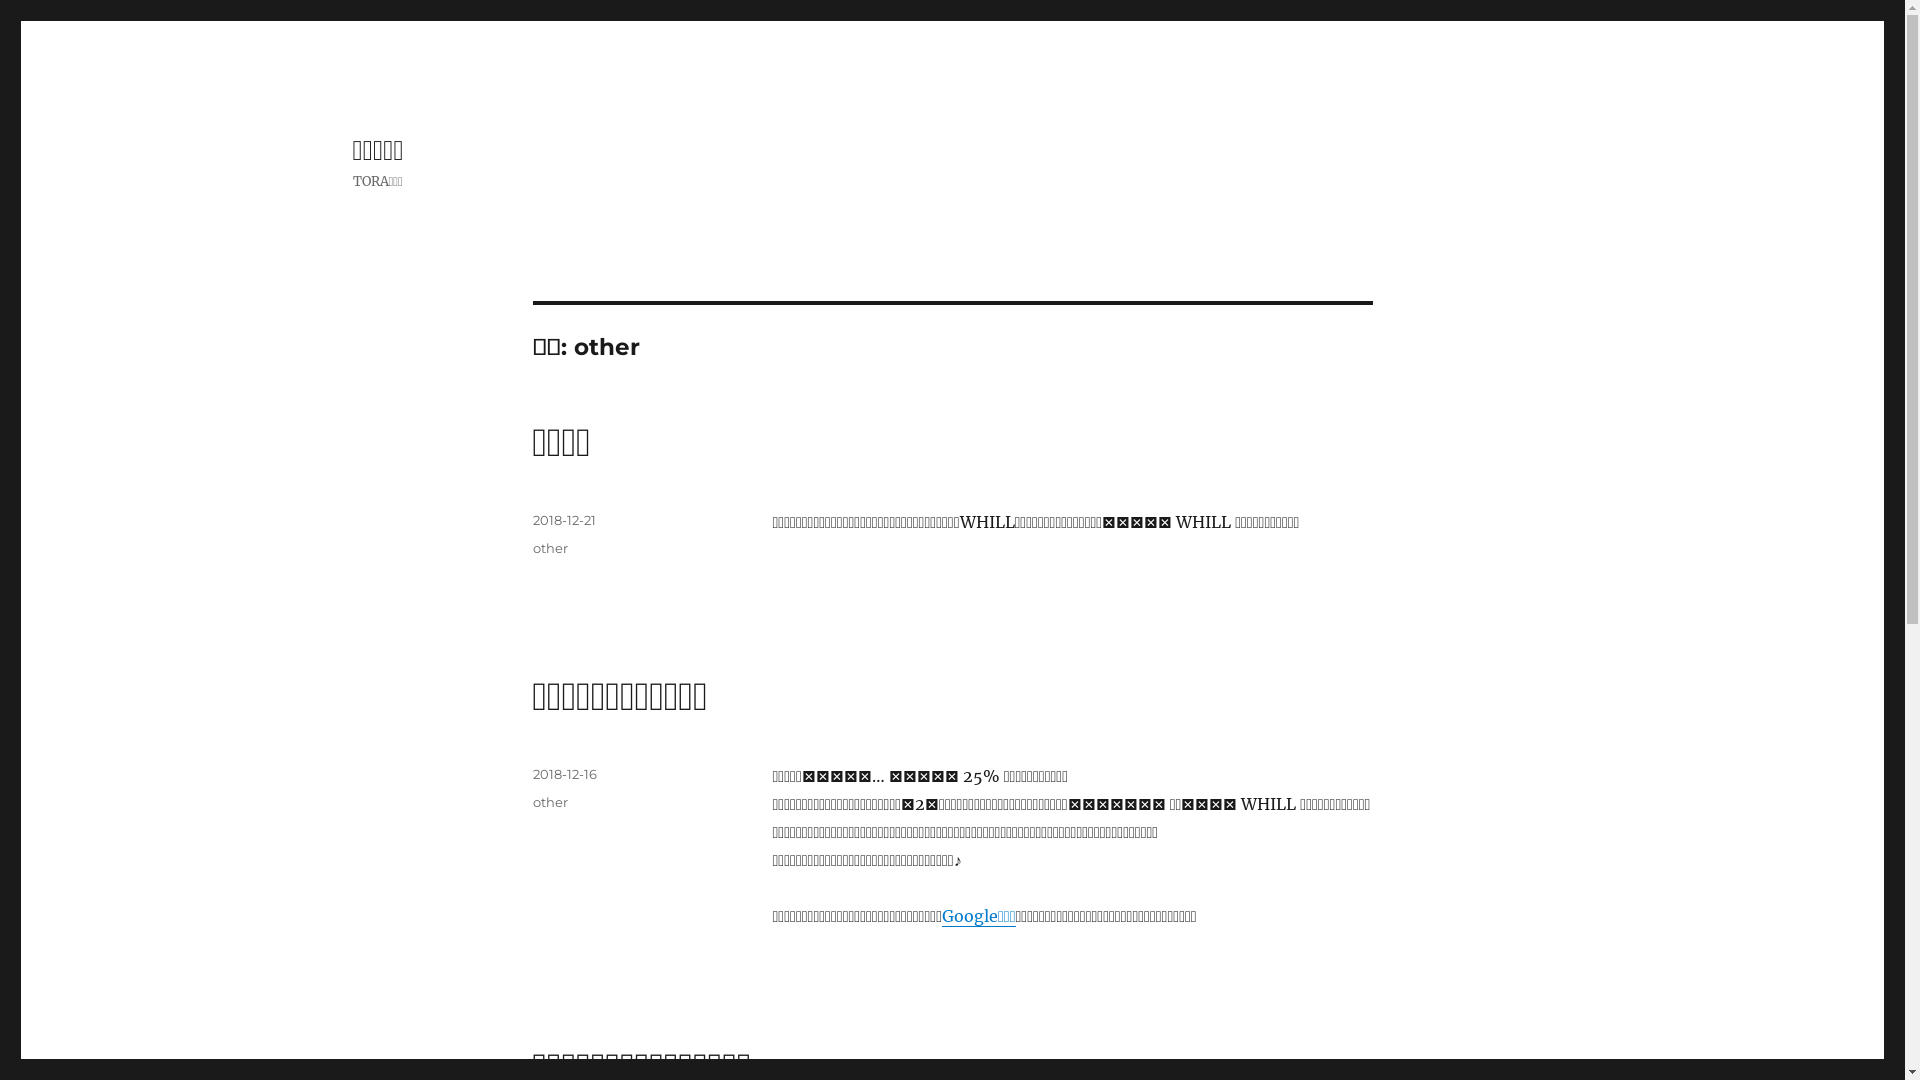 This screenshot has width=1920, height=1080. What do you see at coordinates (562, 519) in the screenshot?
I see `'2018-12-21'` at bounding box center [562, 519].